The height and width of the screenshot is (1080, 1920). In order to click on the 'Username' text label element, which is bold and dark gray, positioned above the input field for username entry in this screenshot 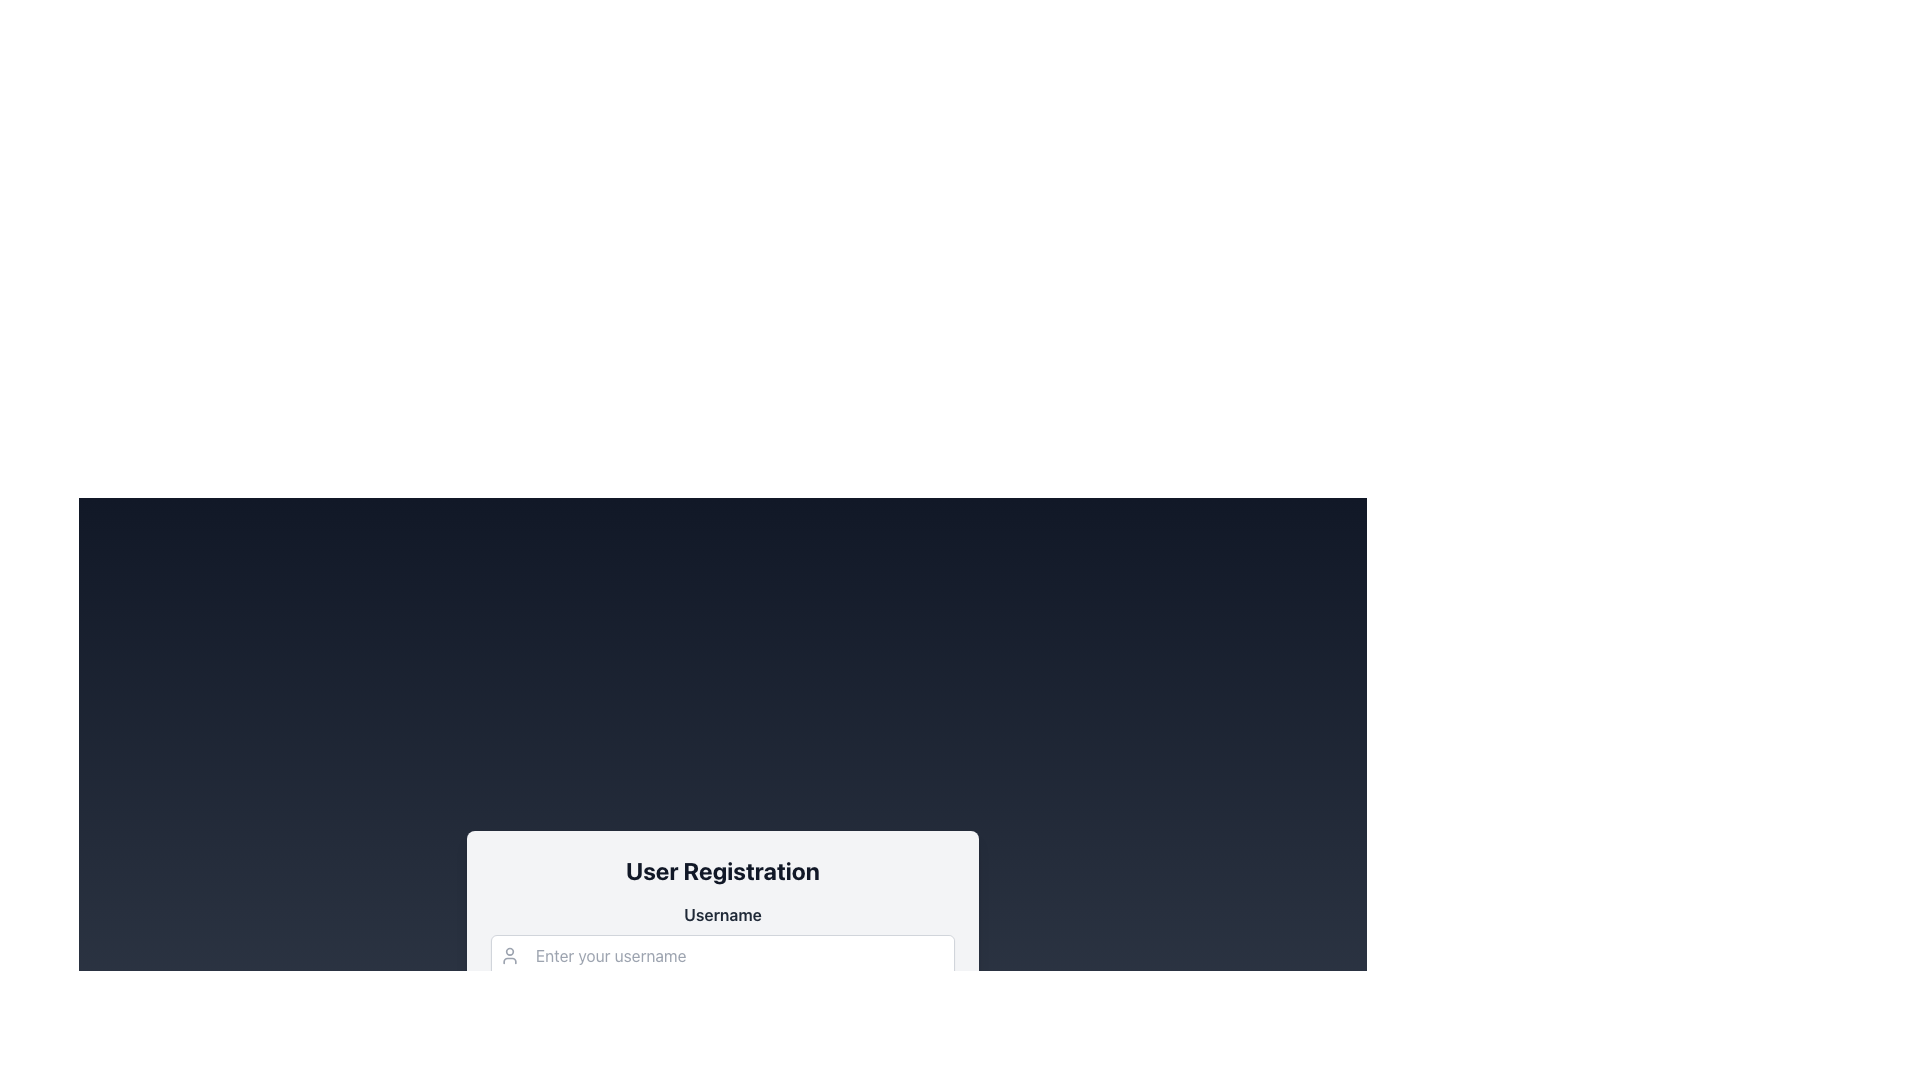, I will do `click(722, 914)`.